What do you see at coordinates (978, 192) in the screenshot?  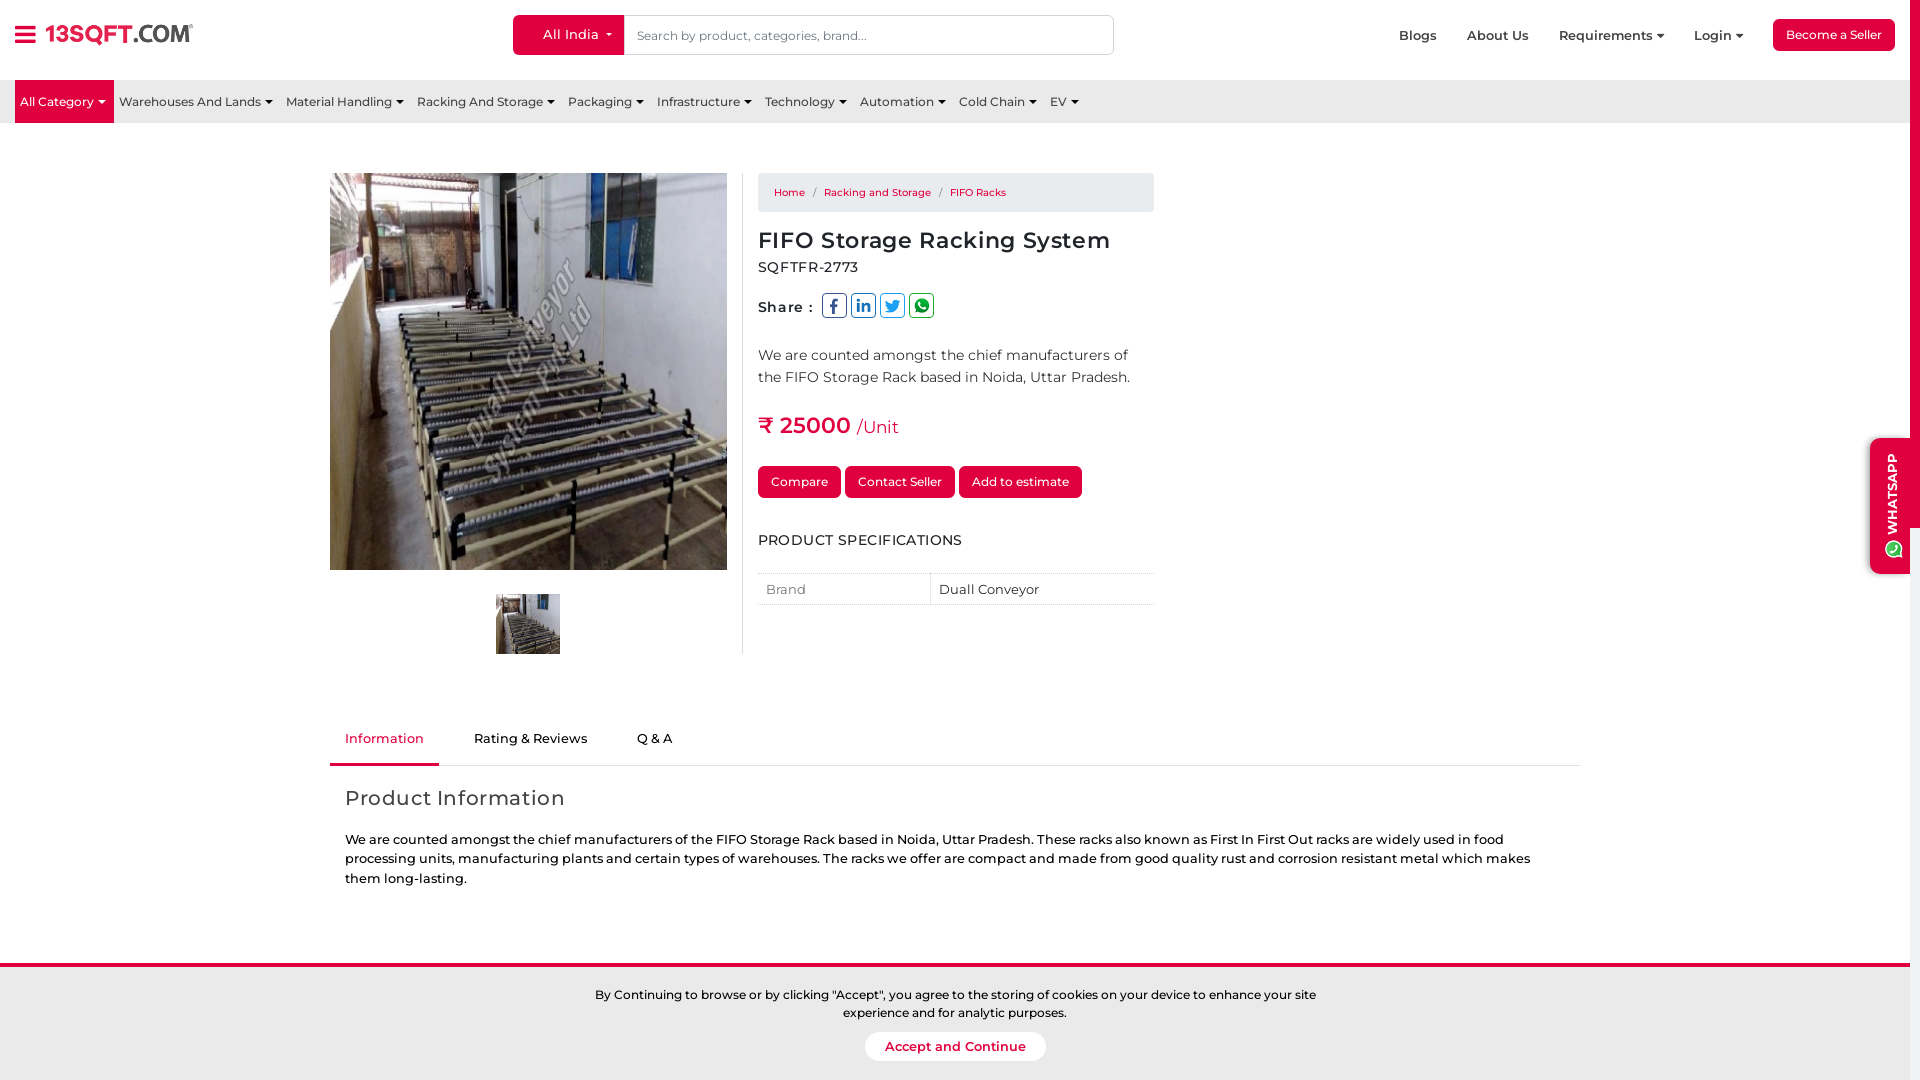 I see `'FIFO Racks'` at bounding box center [978, 192].